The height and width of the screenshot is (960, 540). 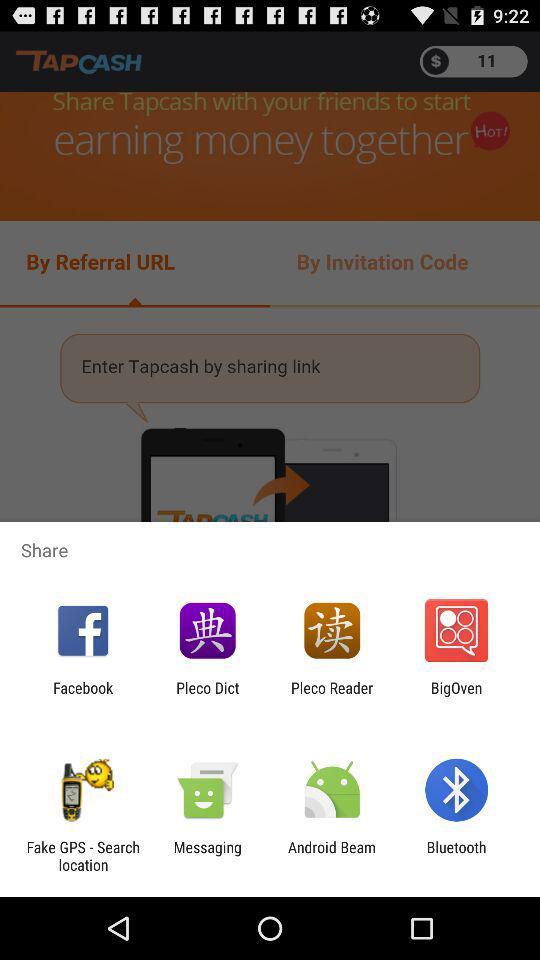 I want to click on the pleco dict app, so click(x=206, y=696).